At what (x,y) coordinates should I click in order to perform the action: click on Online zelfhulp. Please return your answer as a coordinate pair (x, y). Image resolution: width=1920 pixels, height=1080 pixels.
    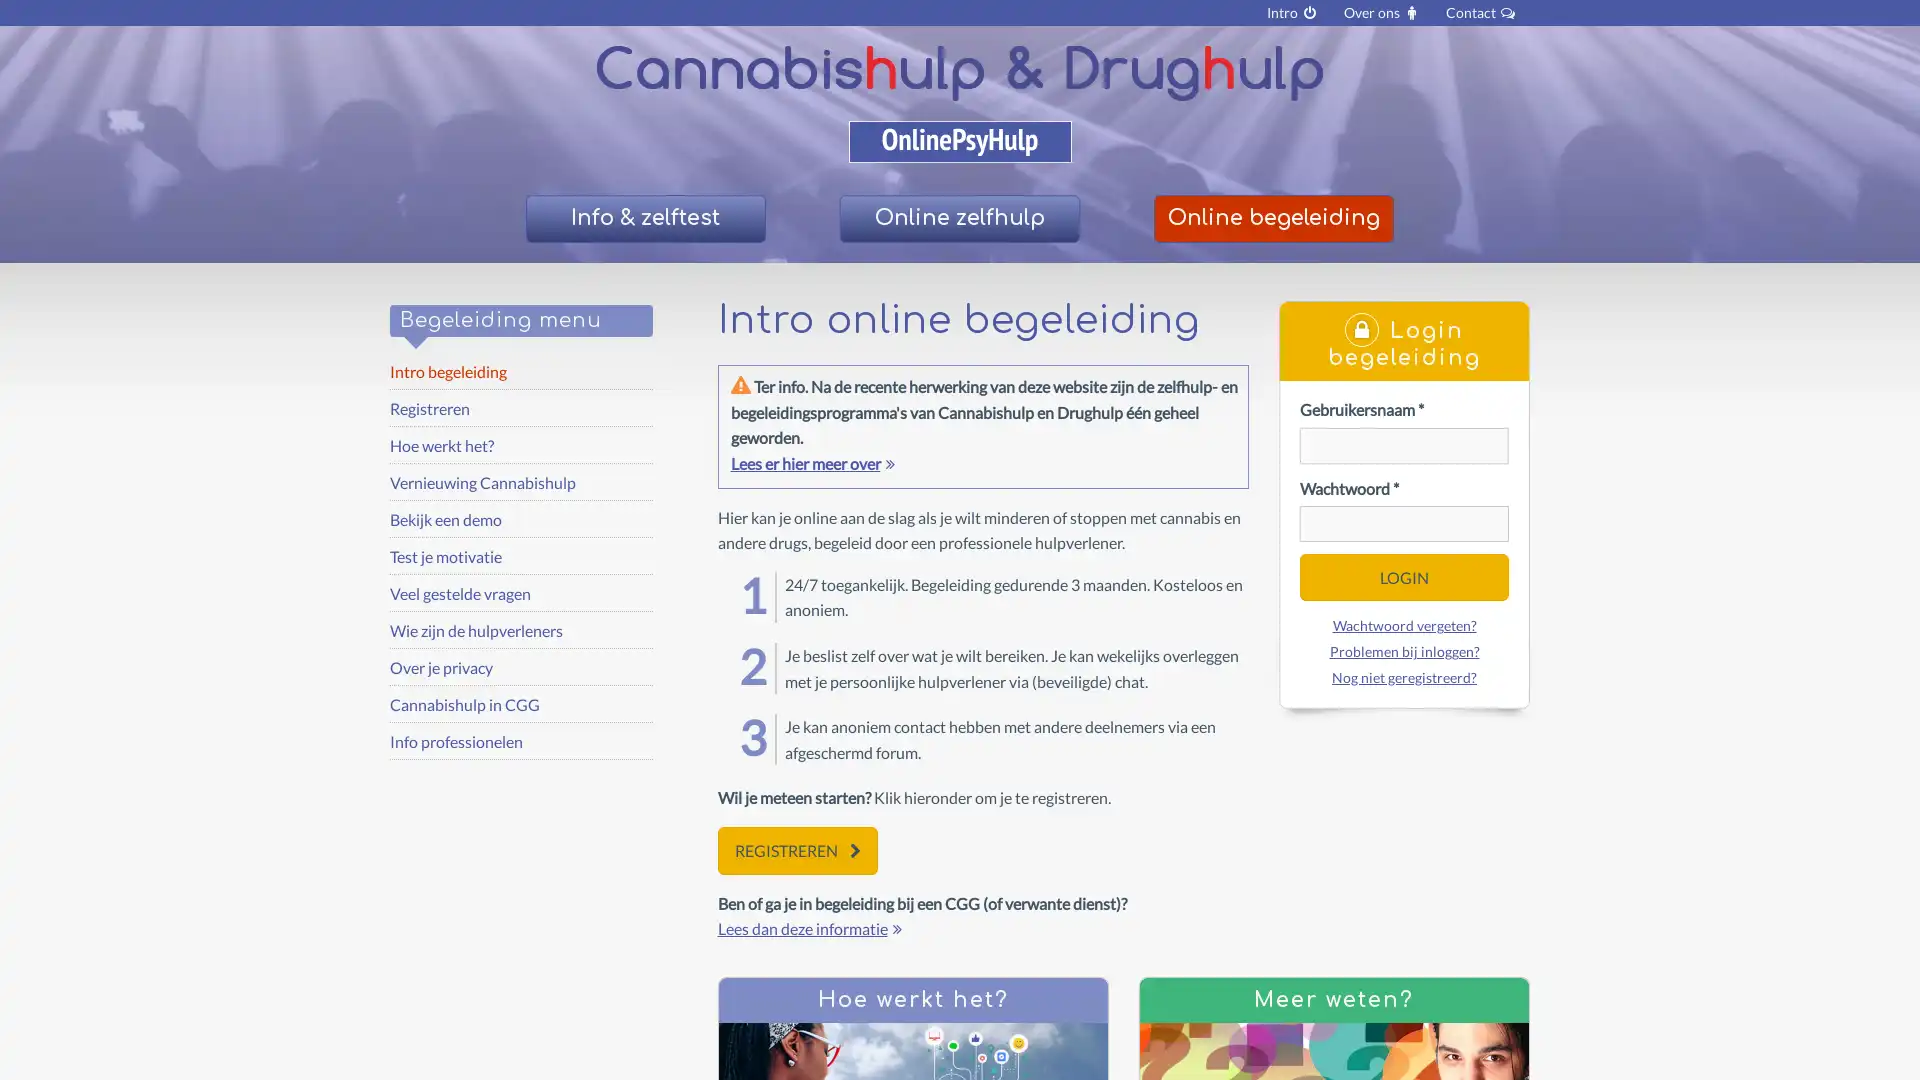
    Looking at the image, I should click on (958, 219).